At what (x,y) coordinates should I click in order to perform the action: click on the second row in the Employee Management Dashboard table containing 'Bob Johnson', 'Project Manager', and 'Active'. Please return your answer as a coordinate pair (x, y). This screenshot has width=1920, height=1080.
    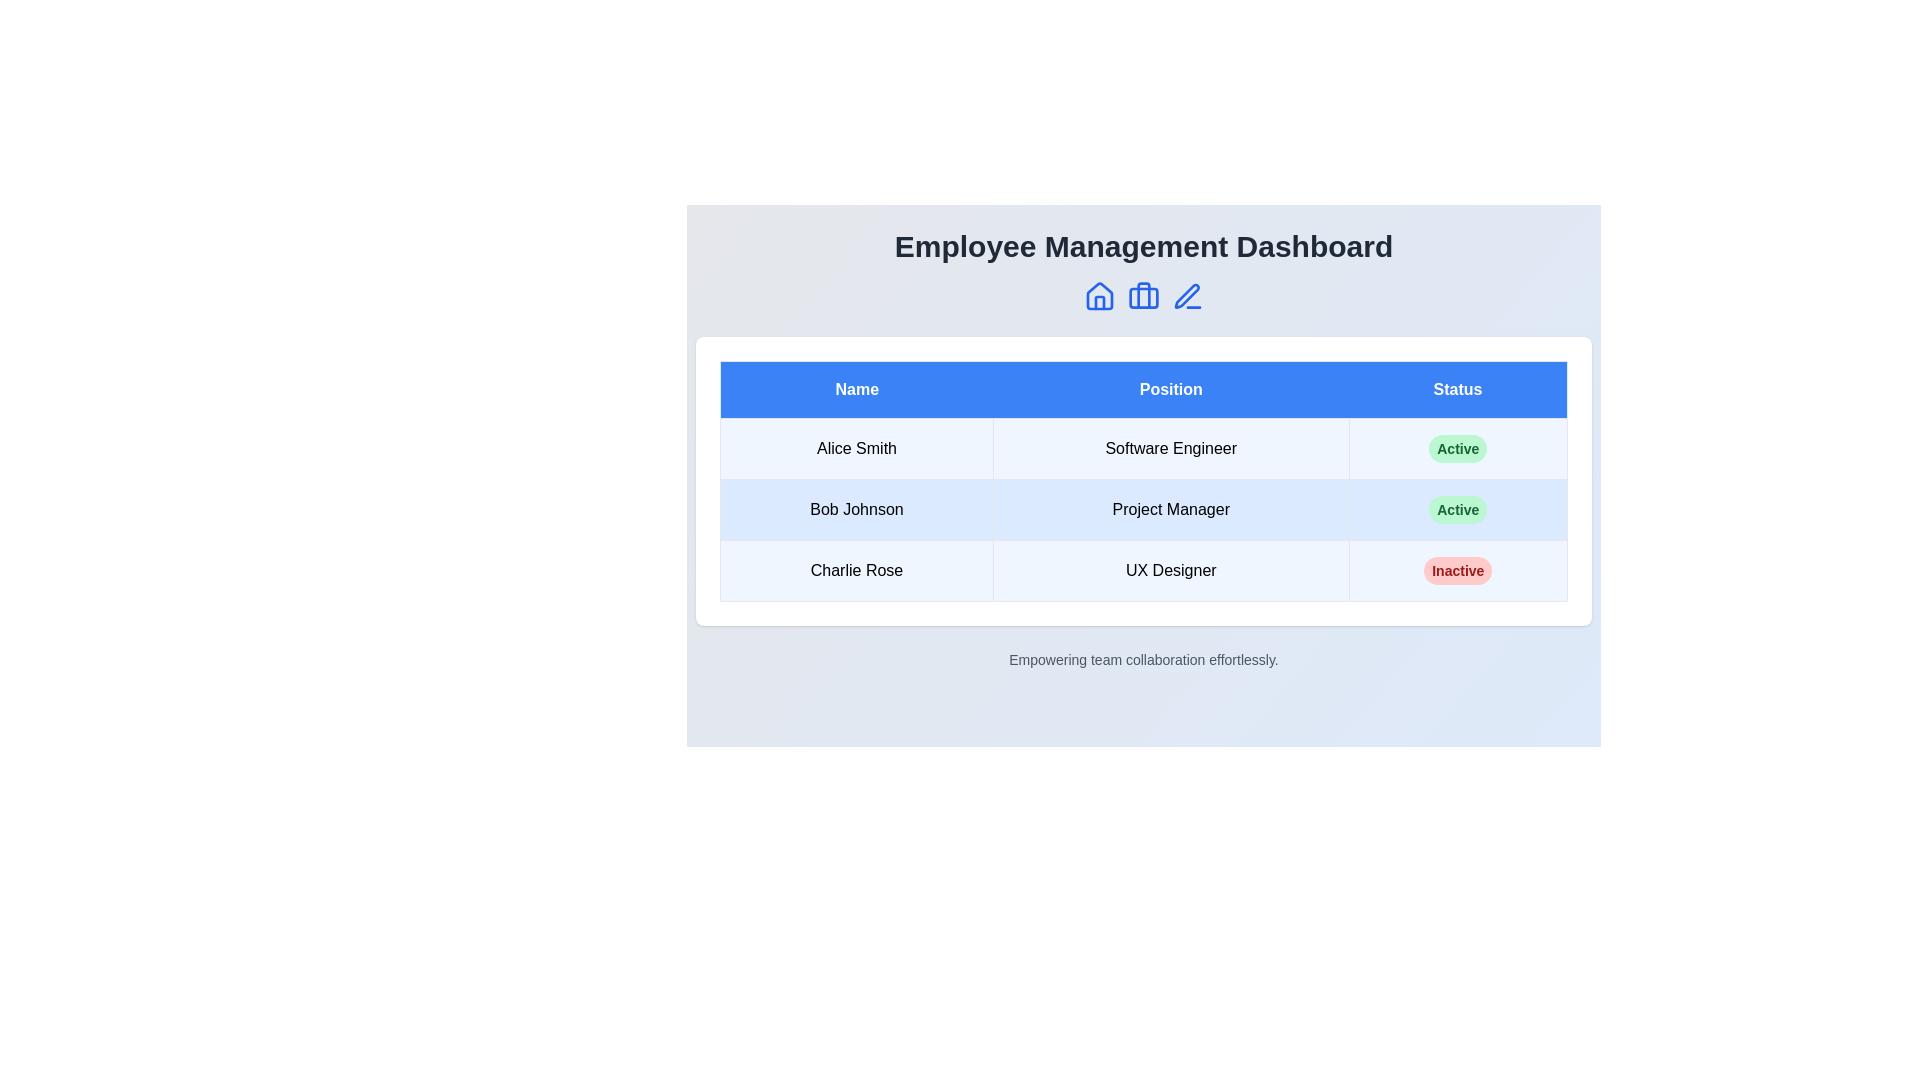
    Looking at the image, I should click on (1143, 508).